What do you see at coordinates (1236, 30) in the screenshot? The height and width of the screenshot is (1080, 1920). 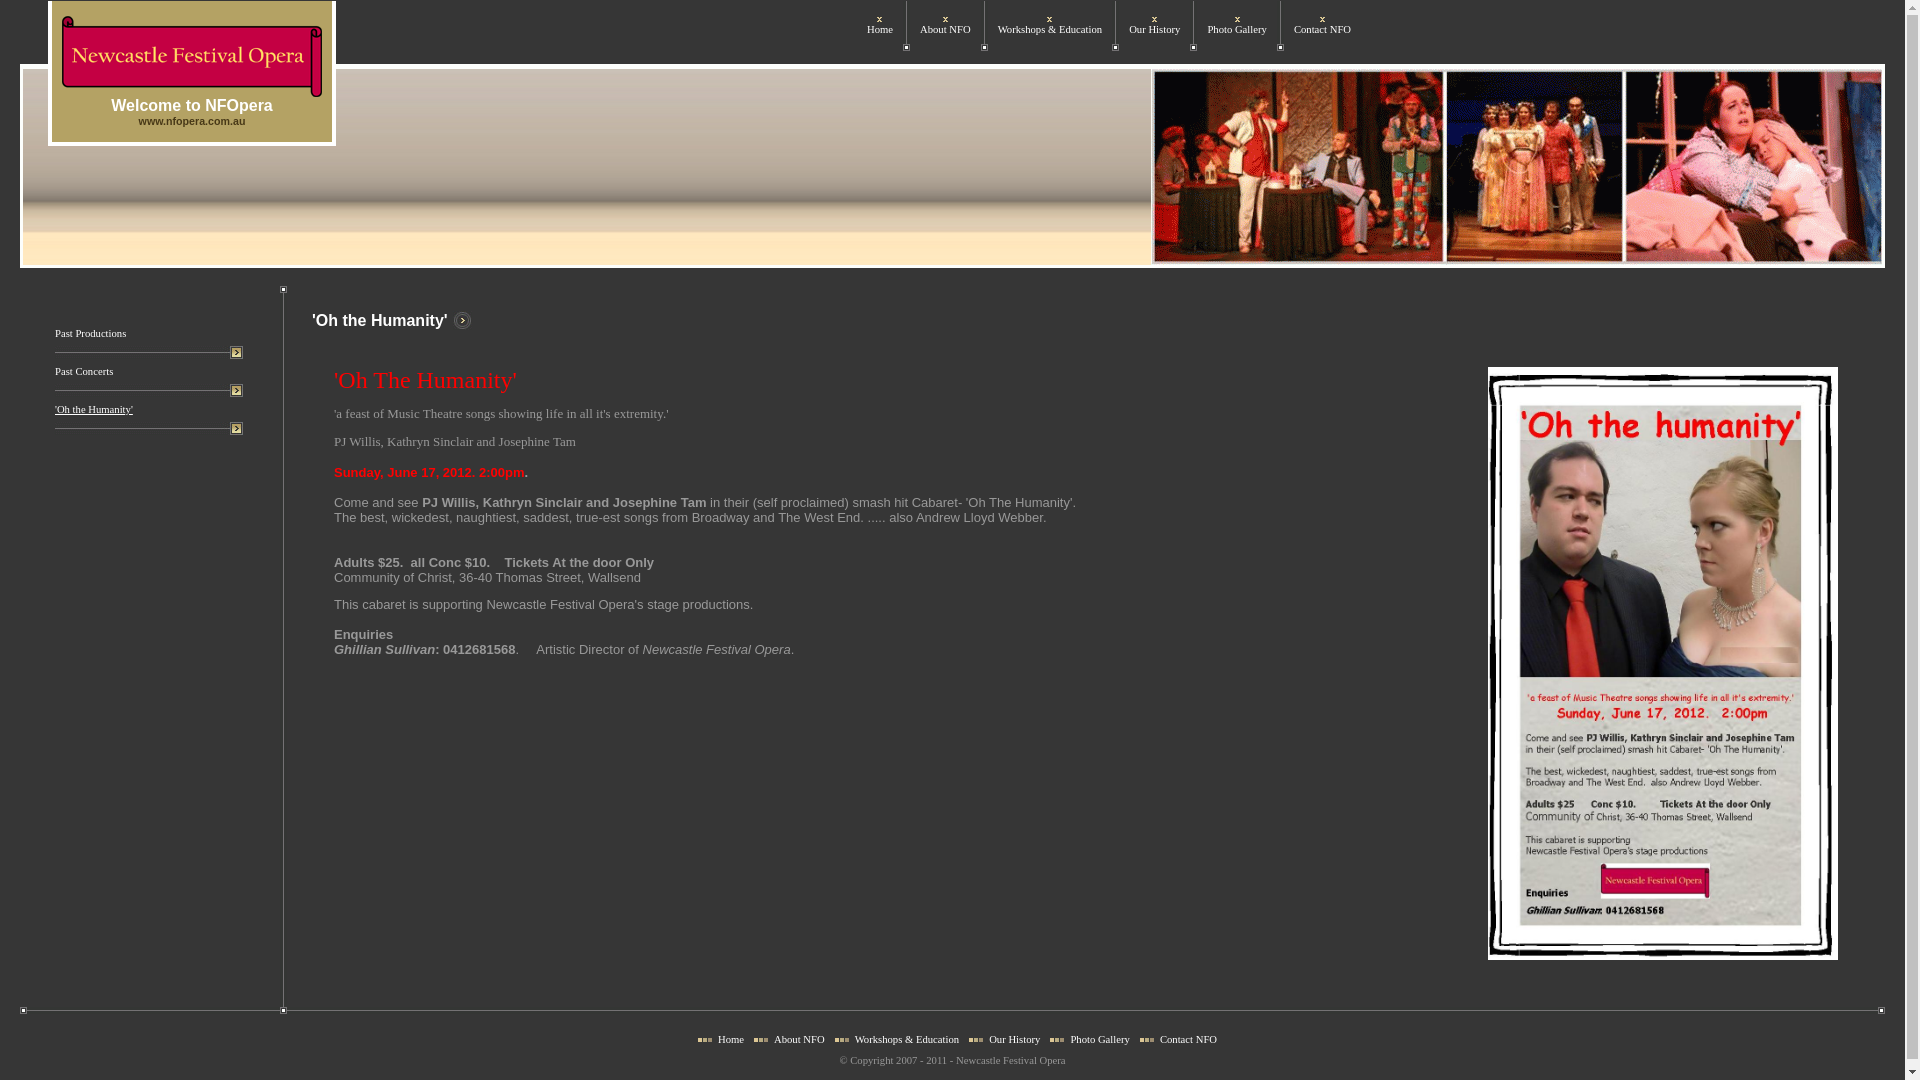 I see `'Photo Gallery'` at bounding box center [1236, 30].